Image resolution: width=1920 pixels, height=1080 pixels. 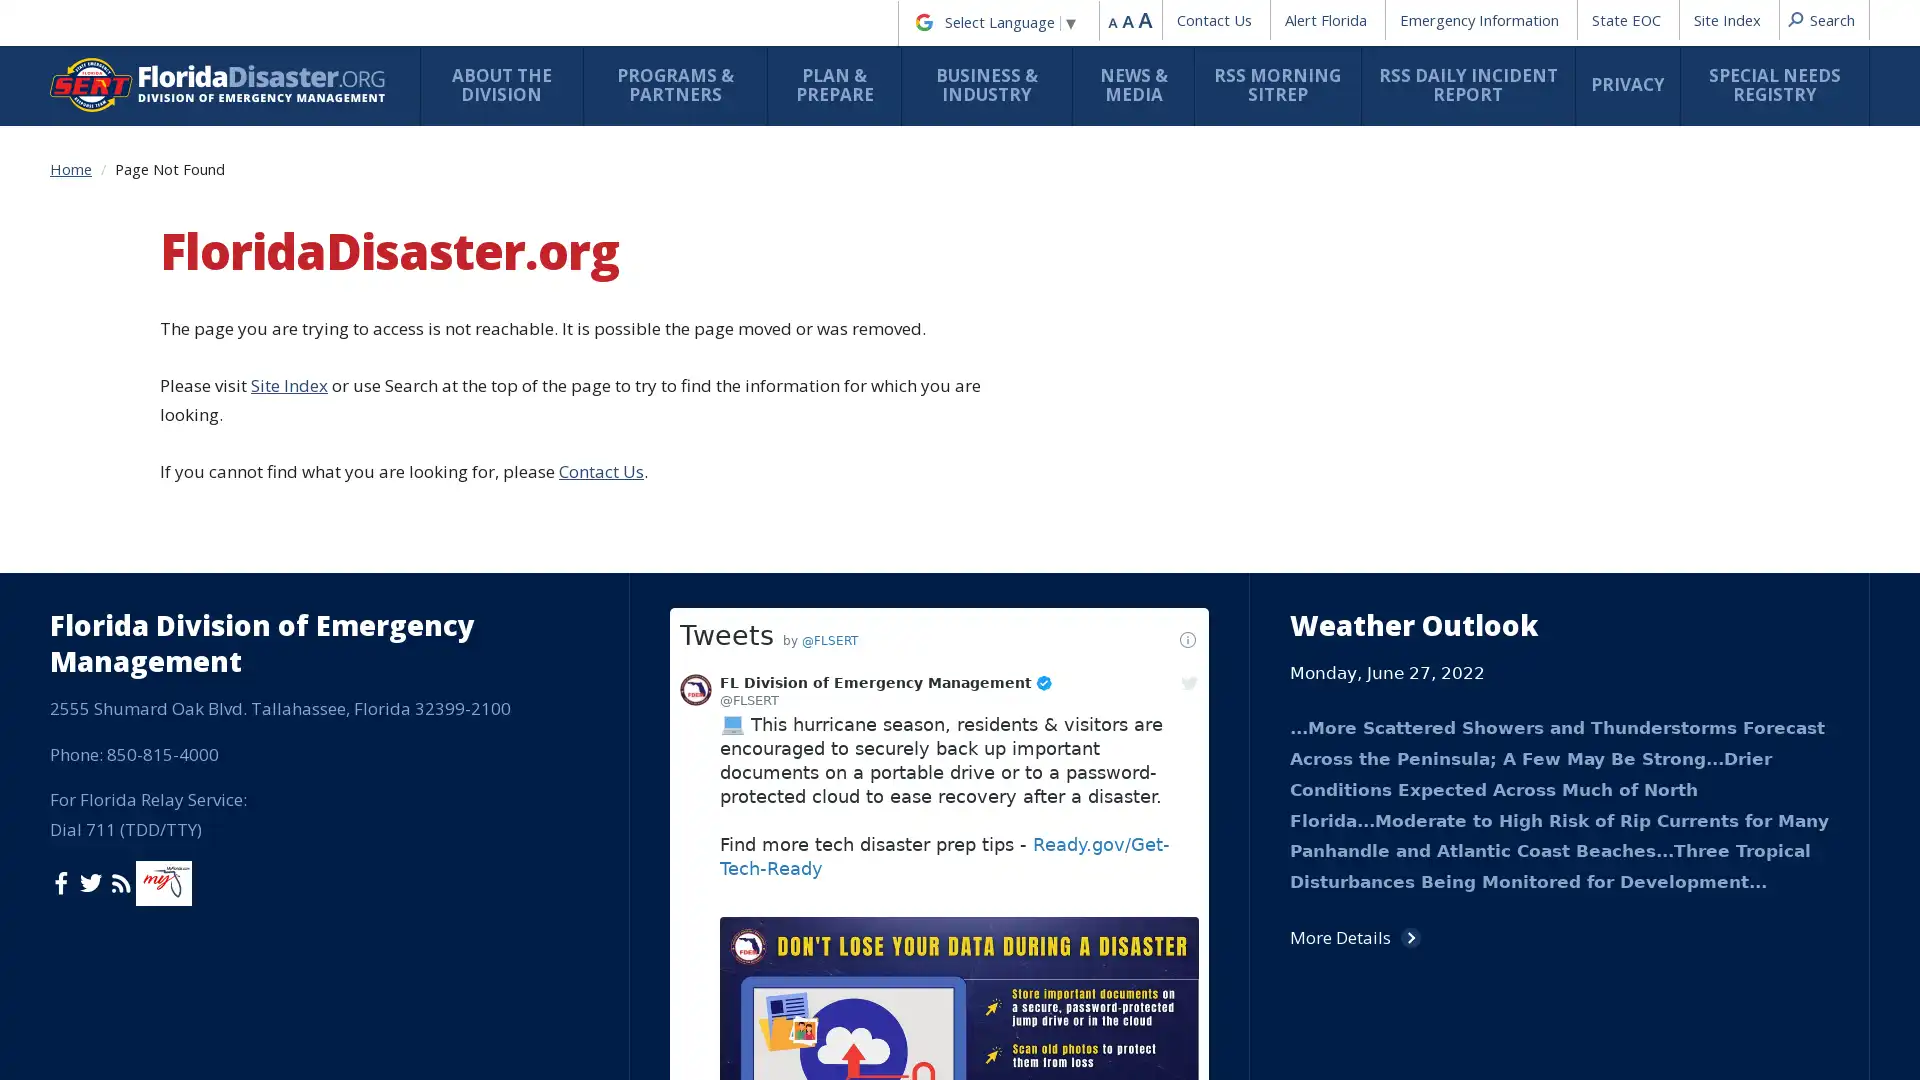 I want to click on Toggle More, so click(x=801, y=210).